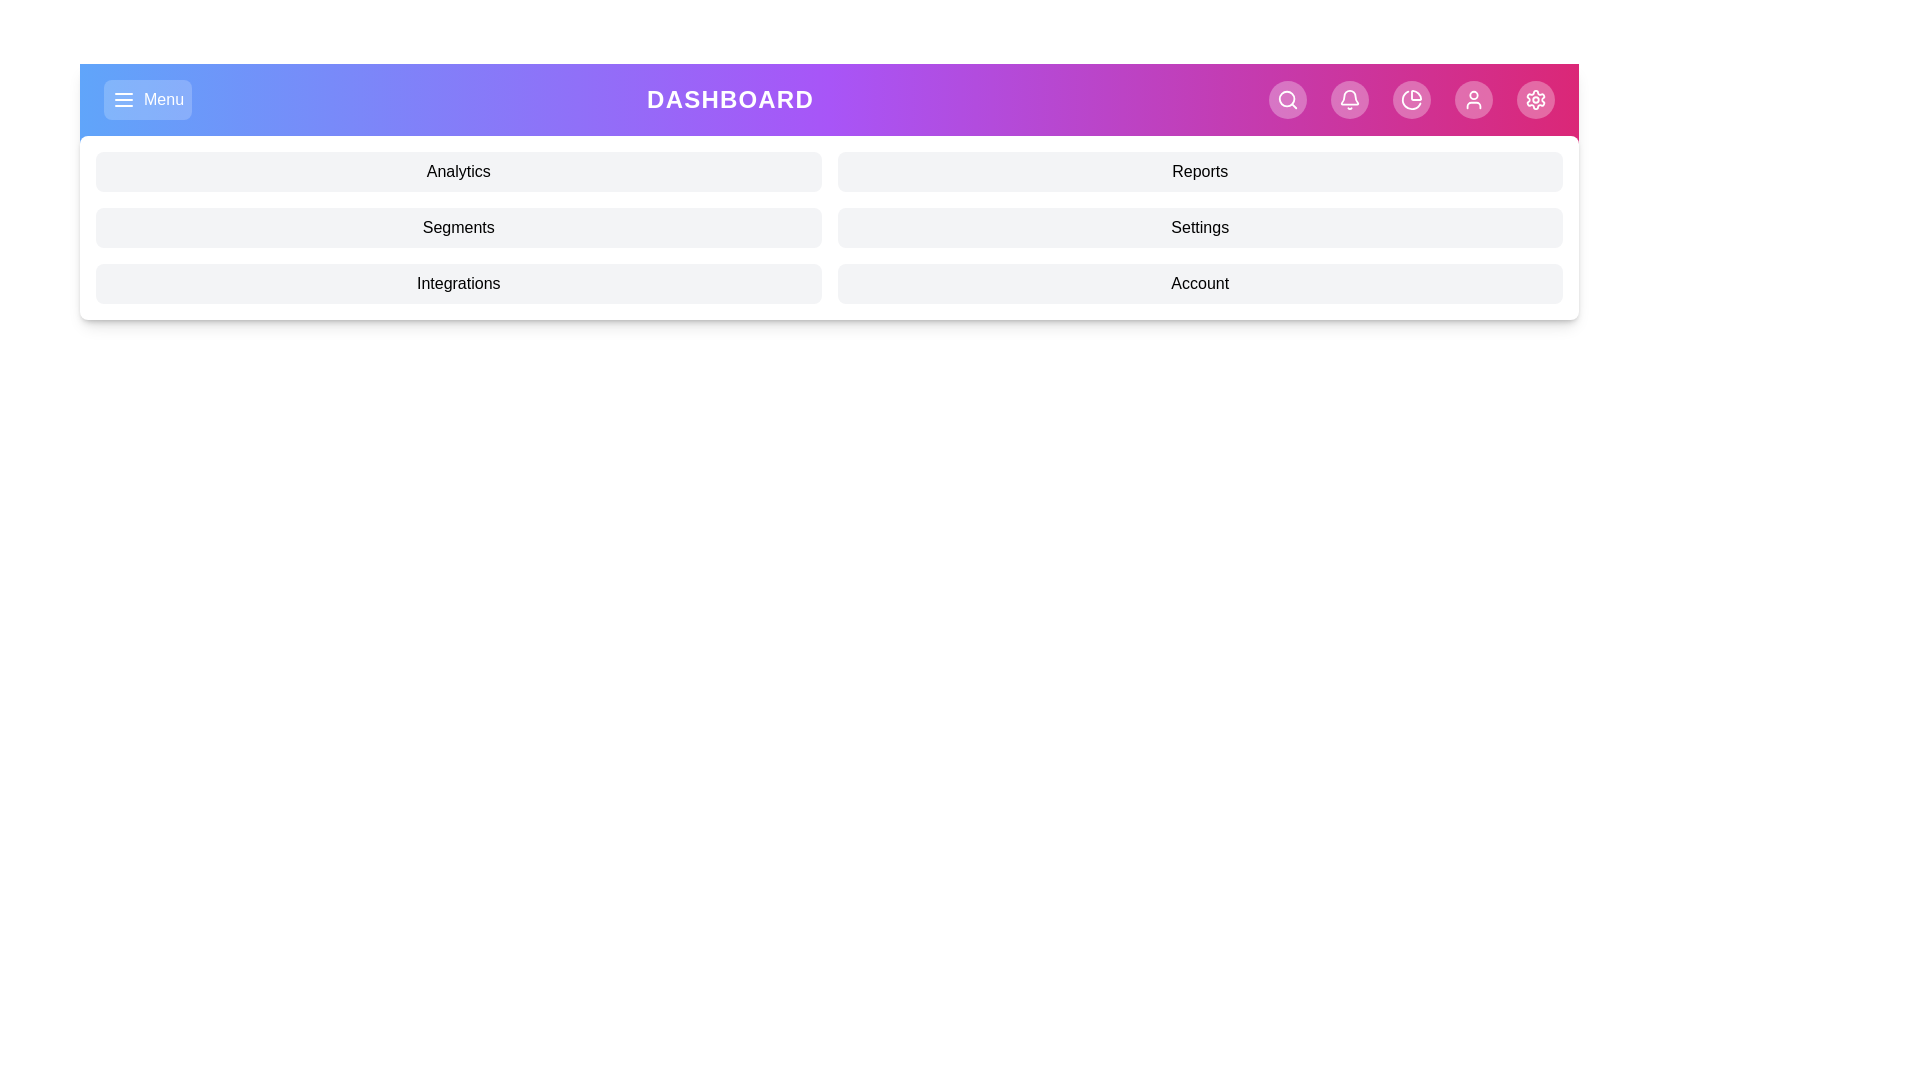 This screenshot has height=1080, width=1920. What do you see at coordinates (1200, 226) in the screenshot?
I see `the menu option Settings` at bounding box center [1200, 226].